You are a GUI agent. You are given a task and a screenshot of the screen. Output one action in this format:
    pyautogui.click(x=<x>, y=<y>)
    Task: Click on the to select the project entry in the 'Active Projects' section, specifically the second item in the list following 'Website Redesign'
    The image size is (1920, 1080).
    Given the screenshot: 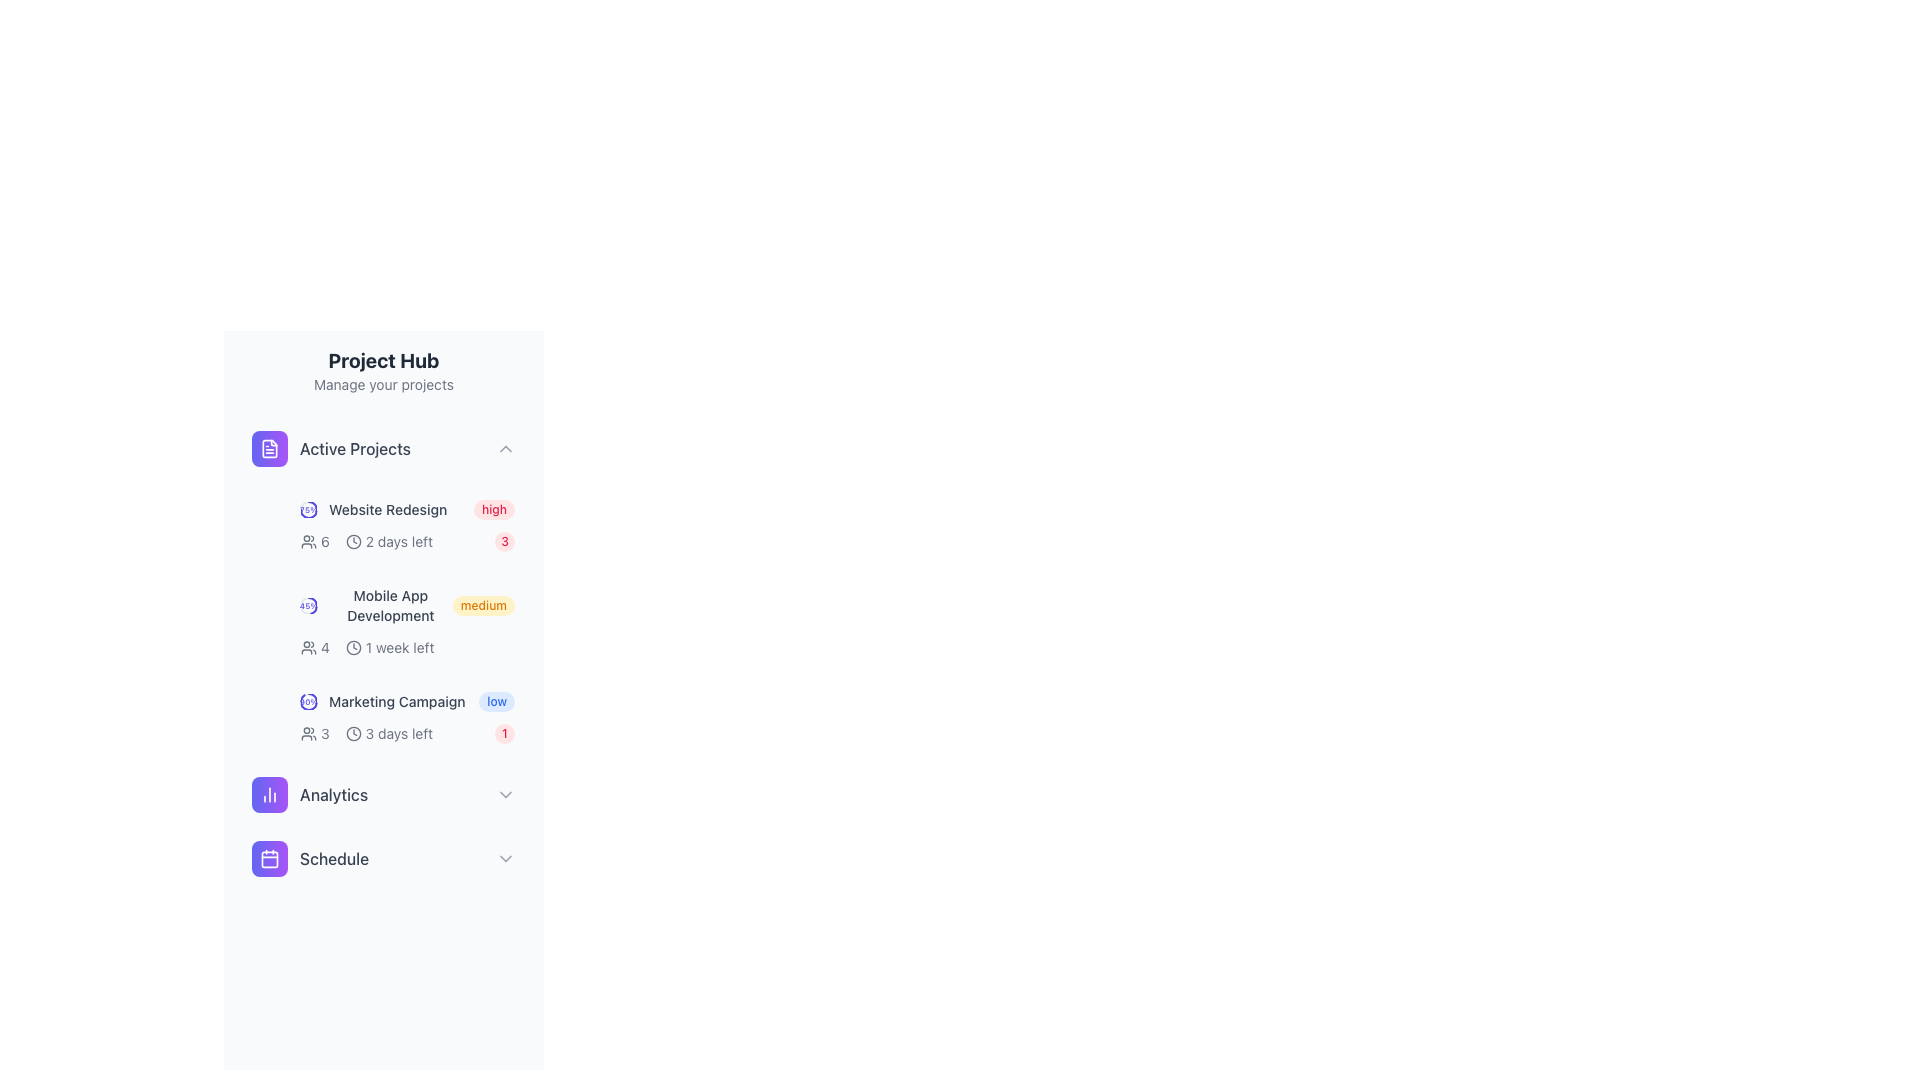 What is the action you would take?
    pyautogui.click(x=407, y=604)
    